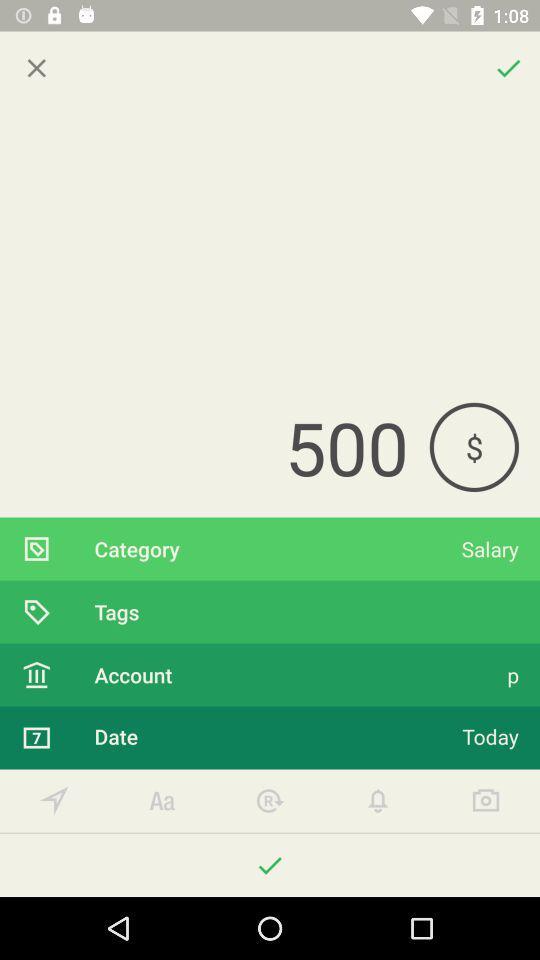  What do you see at coordinates (213, 447) in the screenshot?
I see `the 500` at bounding box center [213, 447].